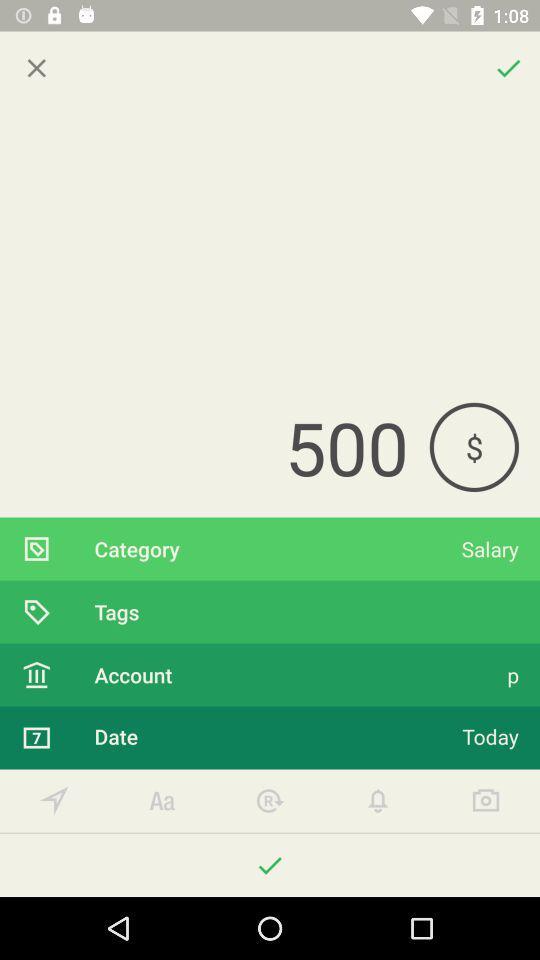  What do you see at coordinates (213, 447) in the screenshot?
I see `the 500` at bounding box center [213, 447].